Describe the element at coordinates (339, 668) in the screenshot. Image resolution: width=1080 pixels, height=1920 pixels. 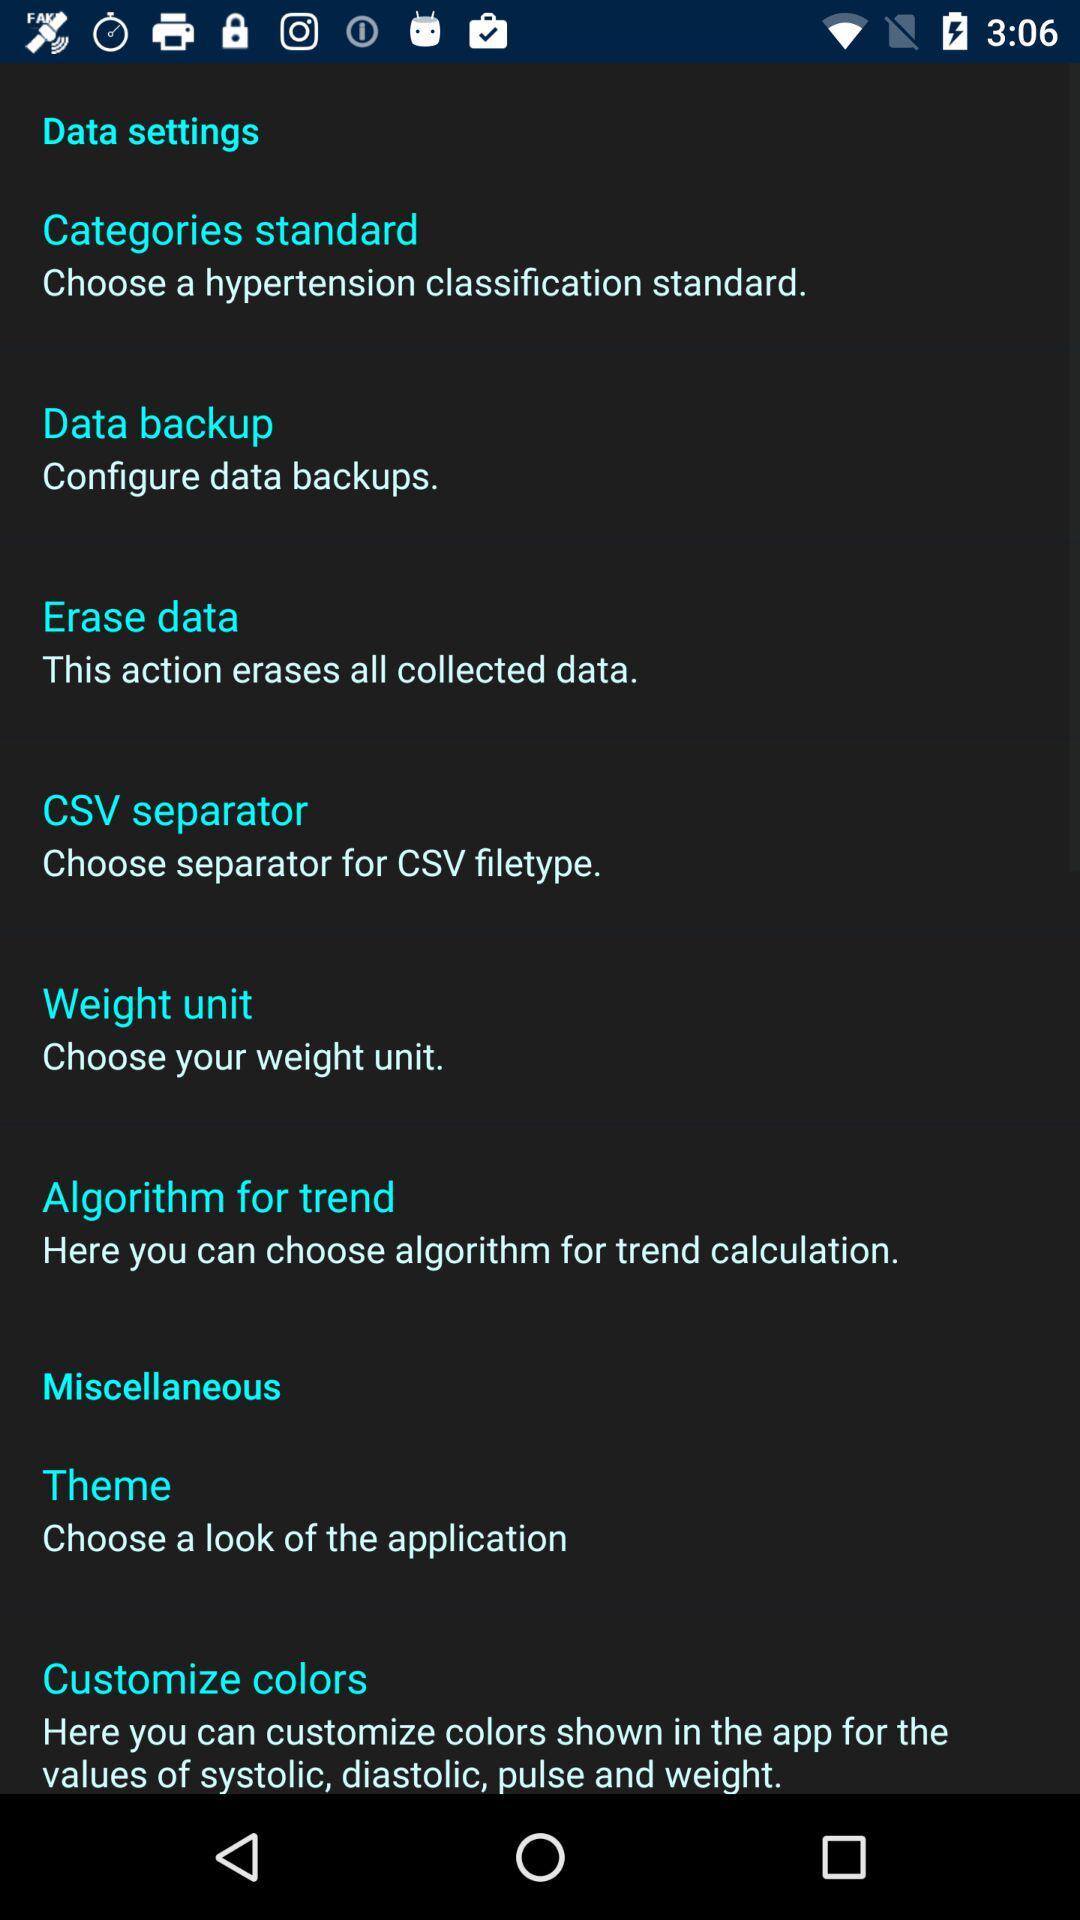
I see `this action erases icon` at that location.